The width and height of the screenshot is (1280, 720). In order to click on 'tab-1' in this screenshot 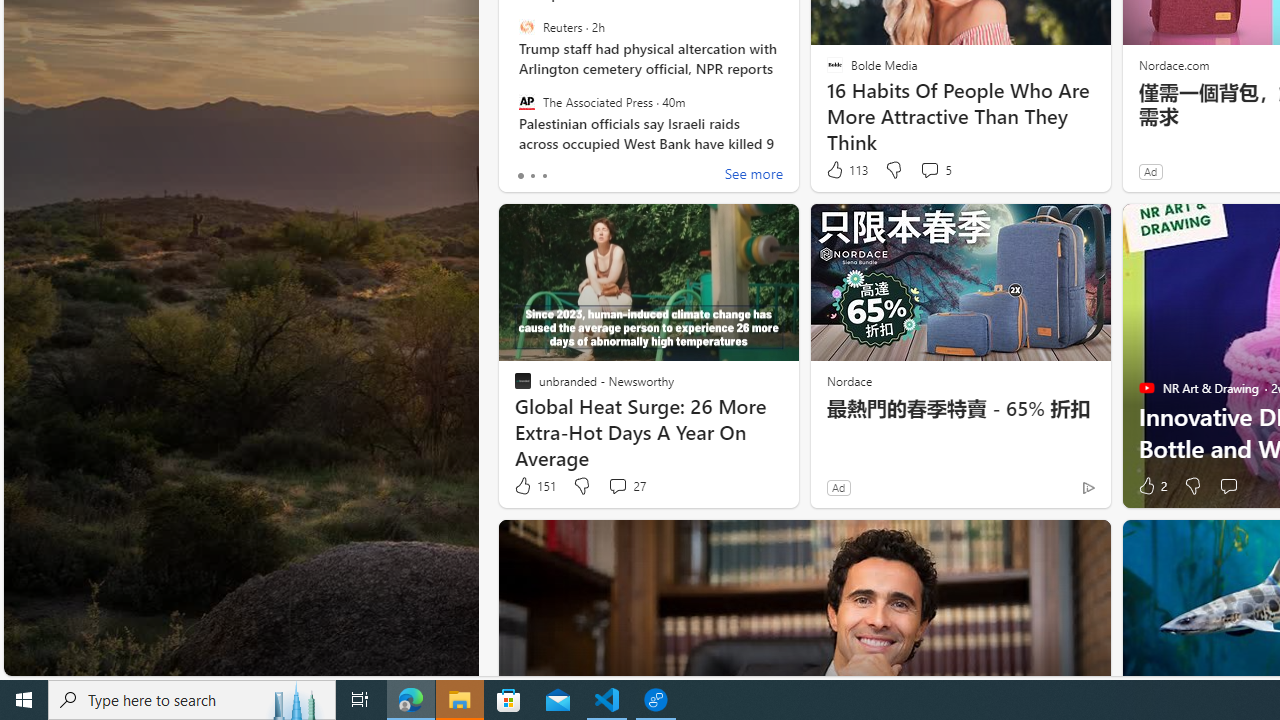, I will do `click(532, 175)`.